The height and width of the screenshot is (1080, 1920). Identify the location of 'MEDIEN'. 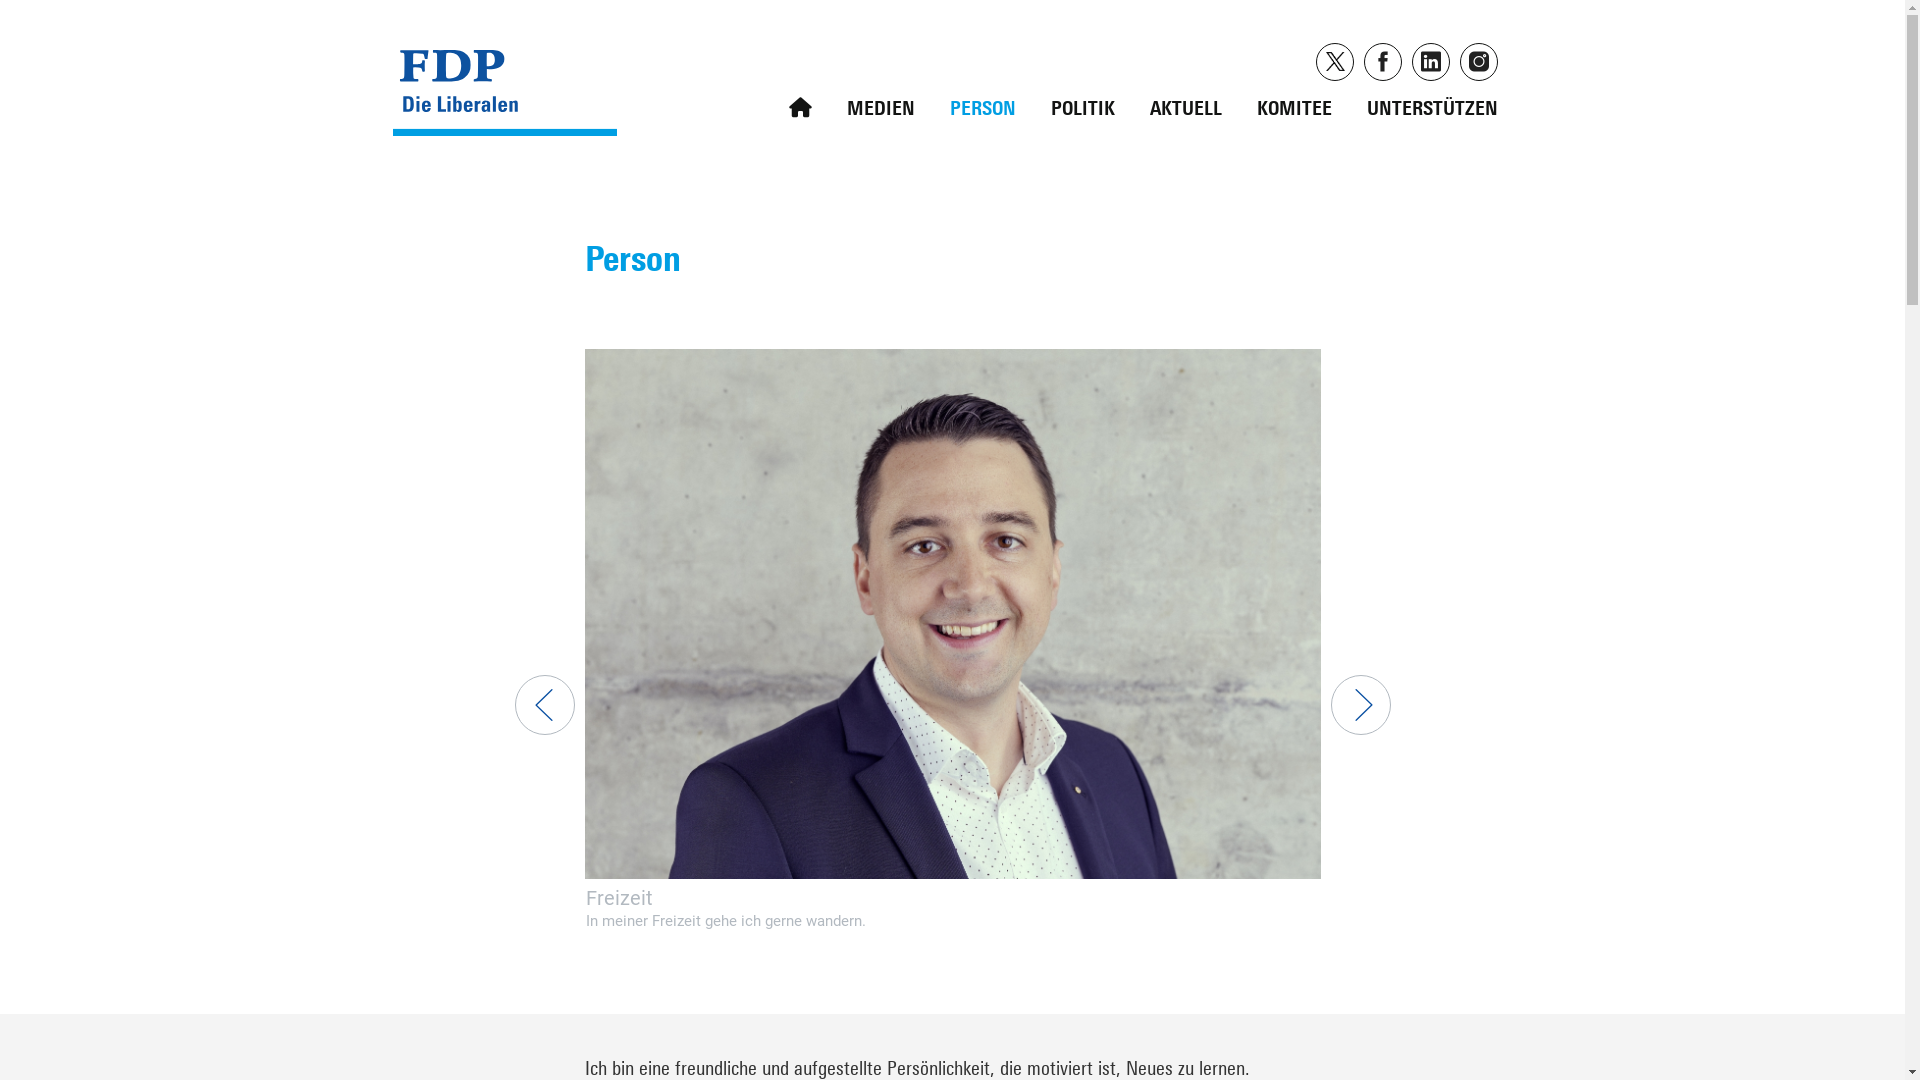
(880, 103).